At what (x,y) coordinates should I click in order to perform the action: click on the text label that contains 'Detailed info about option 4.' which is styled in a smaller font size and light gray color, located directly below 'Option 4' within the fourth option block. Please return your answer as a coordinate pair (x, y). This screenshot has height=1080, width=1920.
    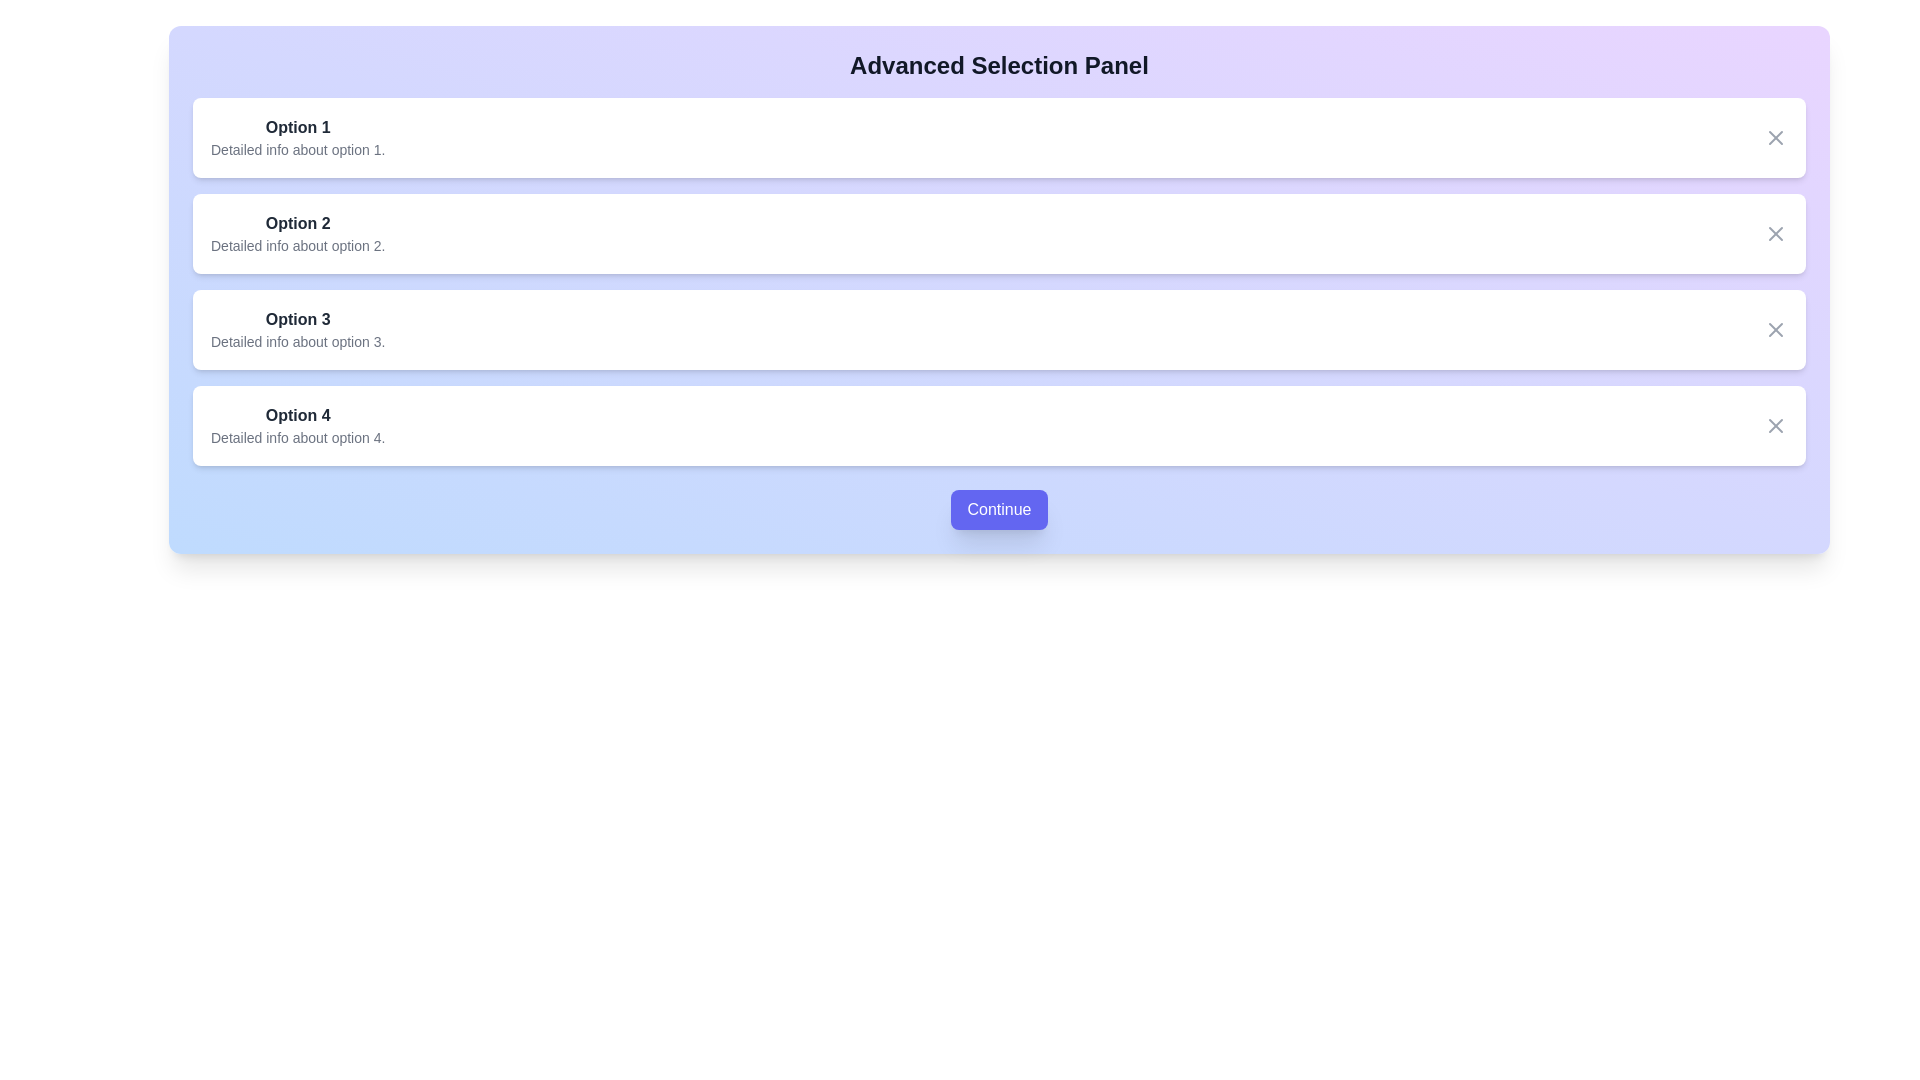
    Looking at the image, I should click on (297, 437).